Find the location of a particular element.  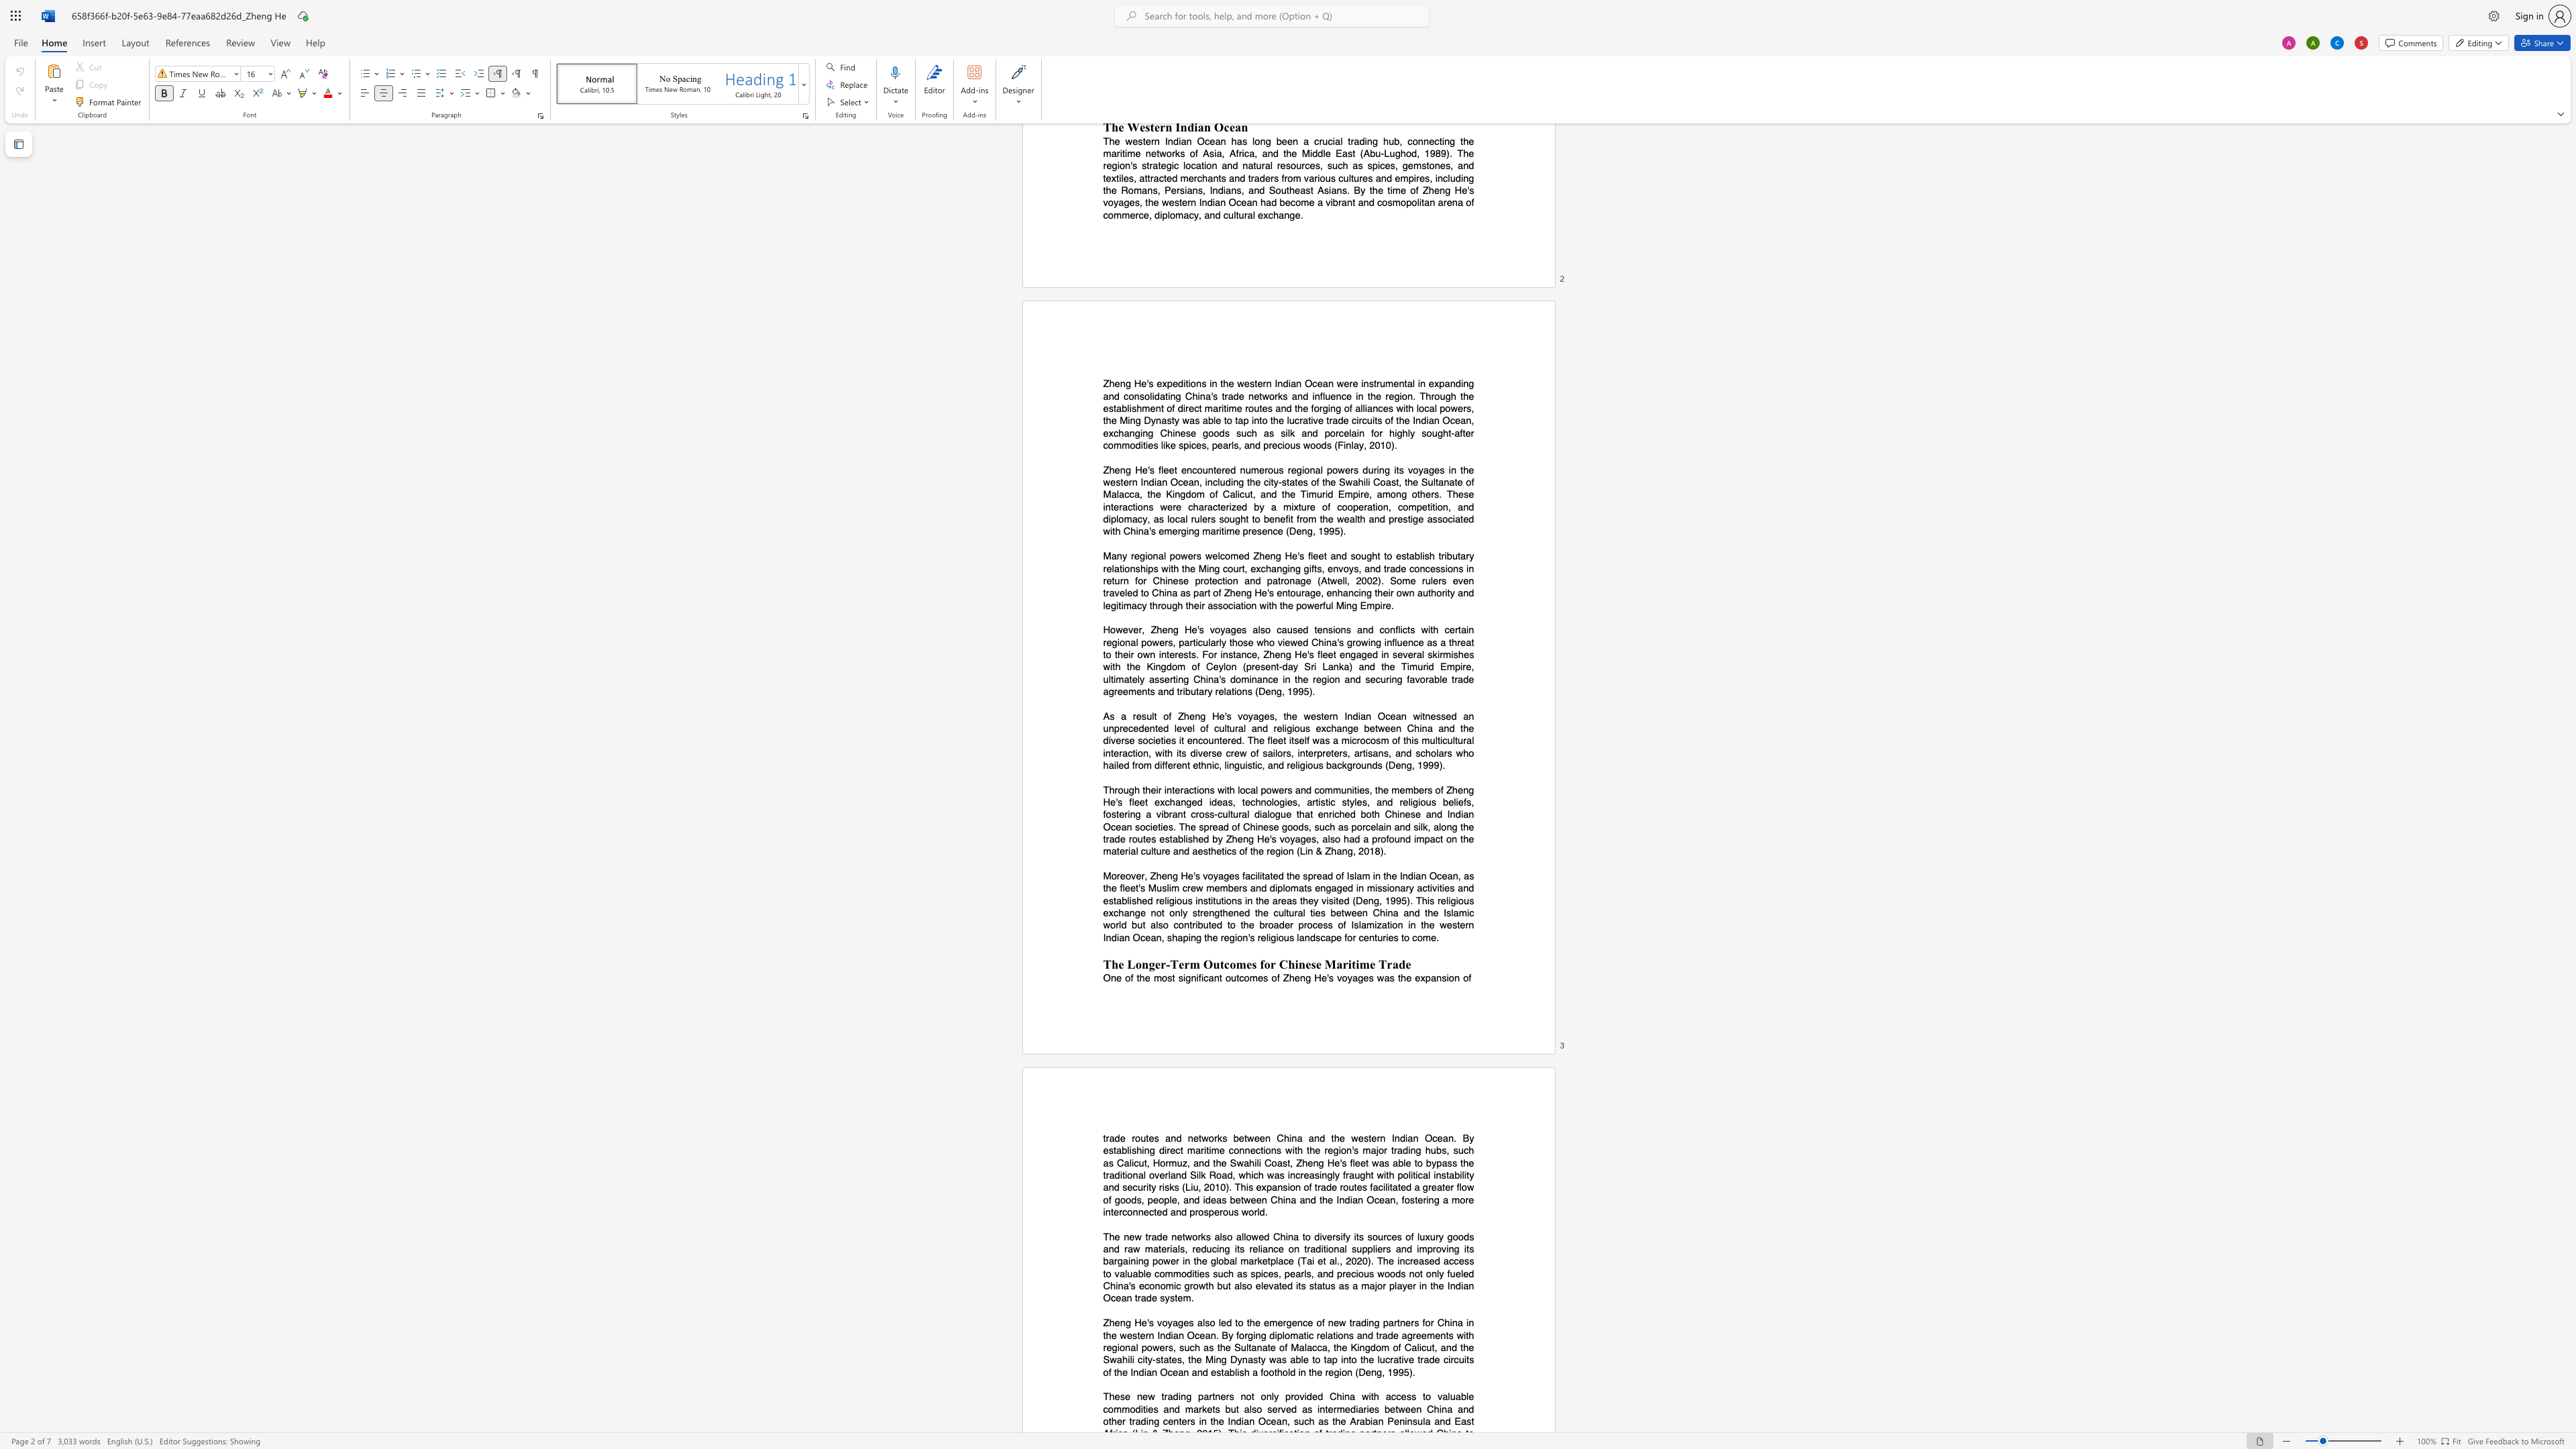

the subset text "over, Zhen" within the text "Moreover, Zheng He" is located at coordinates (1126, 875).